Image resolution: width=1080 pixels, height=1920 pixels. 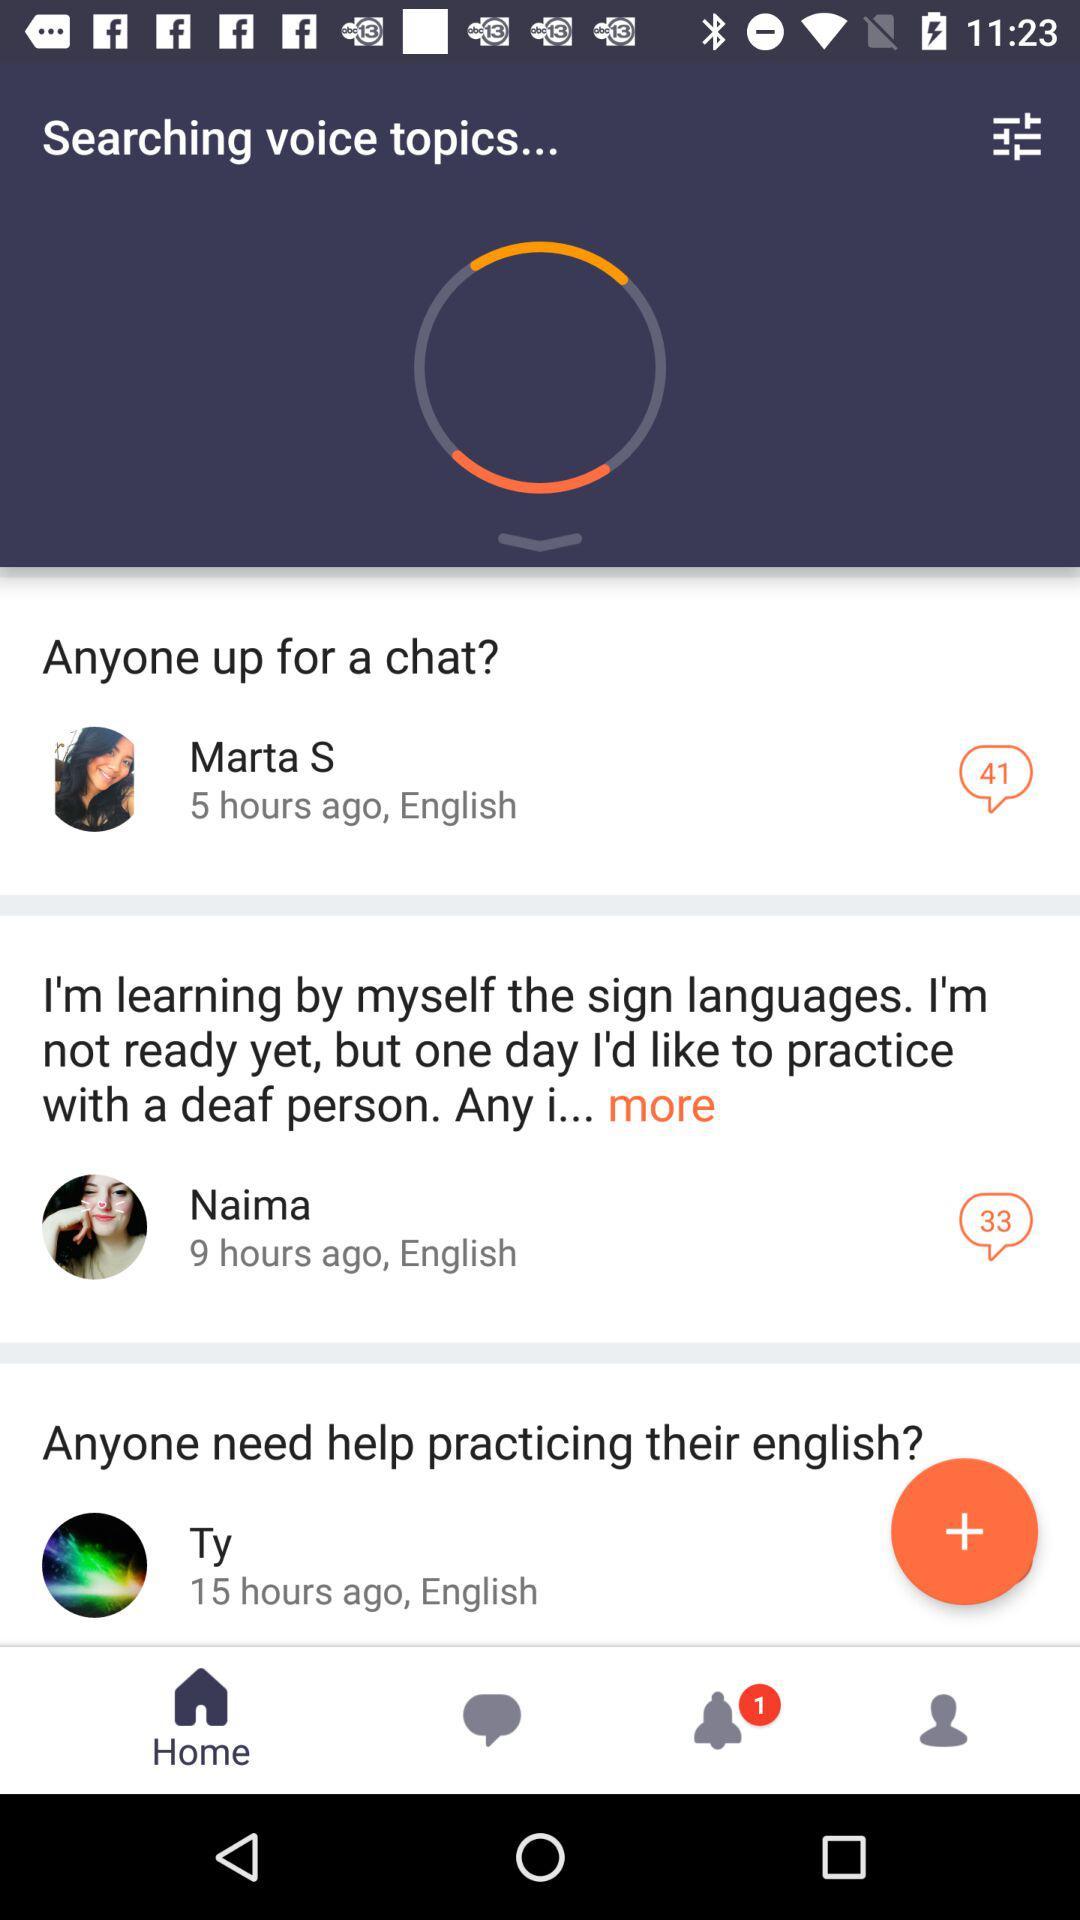 What do you see at coordinates (94, 1564) in the screenshot?
I see `profile page` at bounding box center [94, 1564].